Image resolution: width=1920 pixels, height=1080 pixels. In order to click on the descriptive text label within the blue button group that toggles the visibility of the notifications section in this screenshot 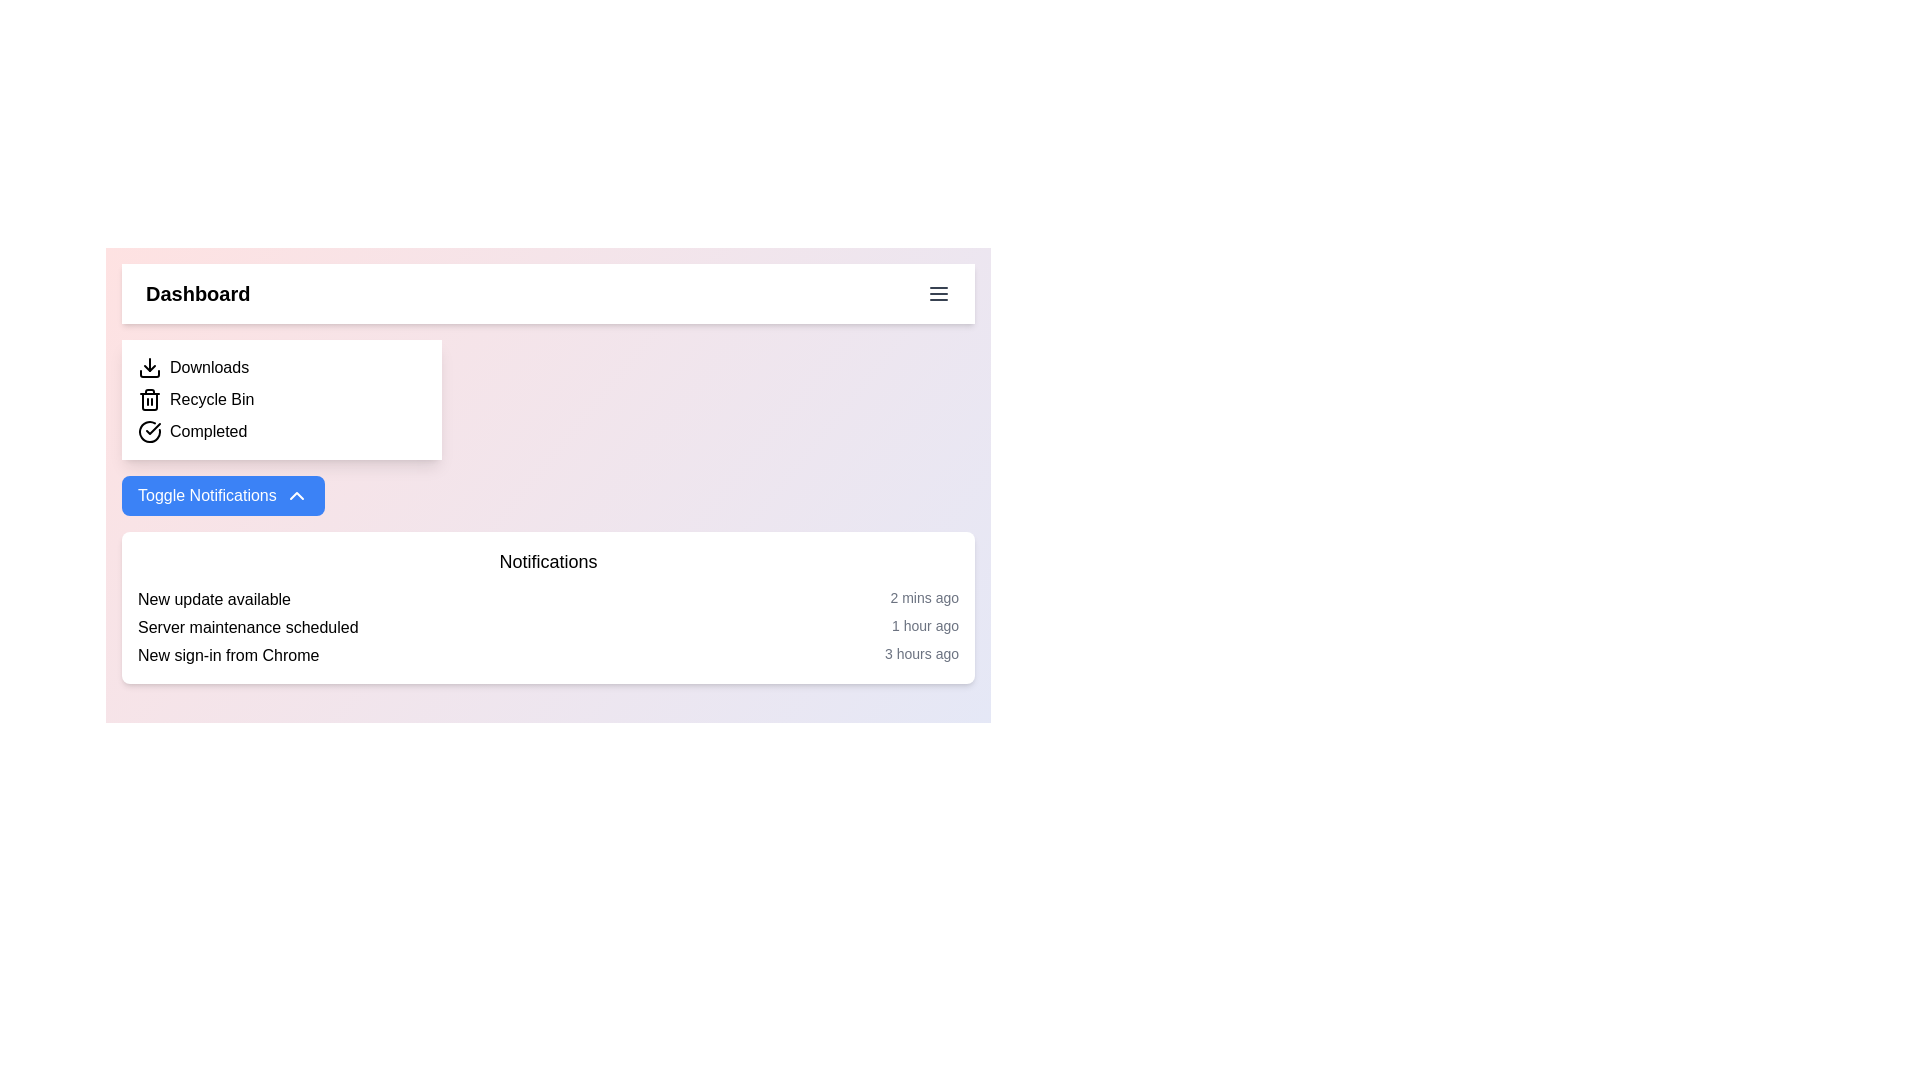, I will do `click(207, 495)`.